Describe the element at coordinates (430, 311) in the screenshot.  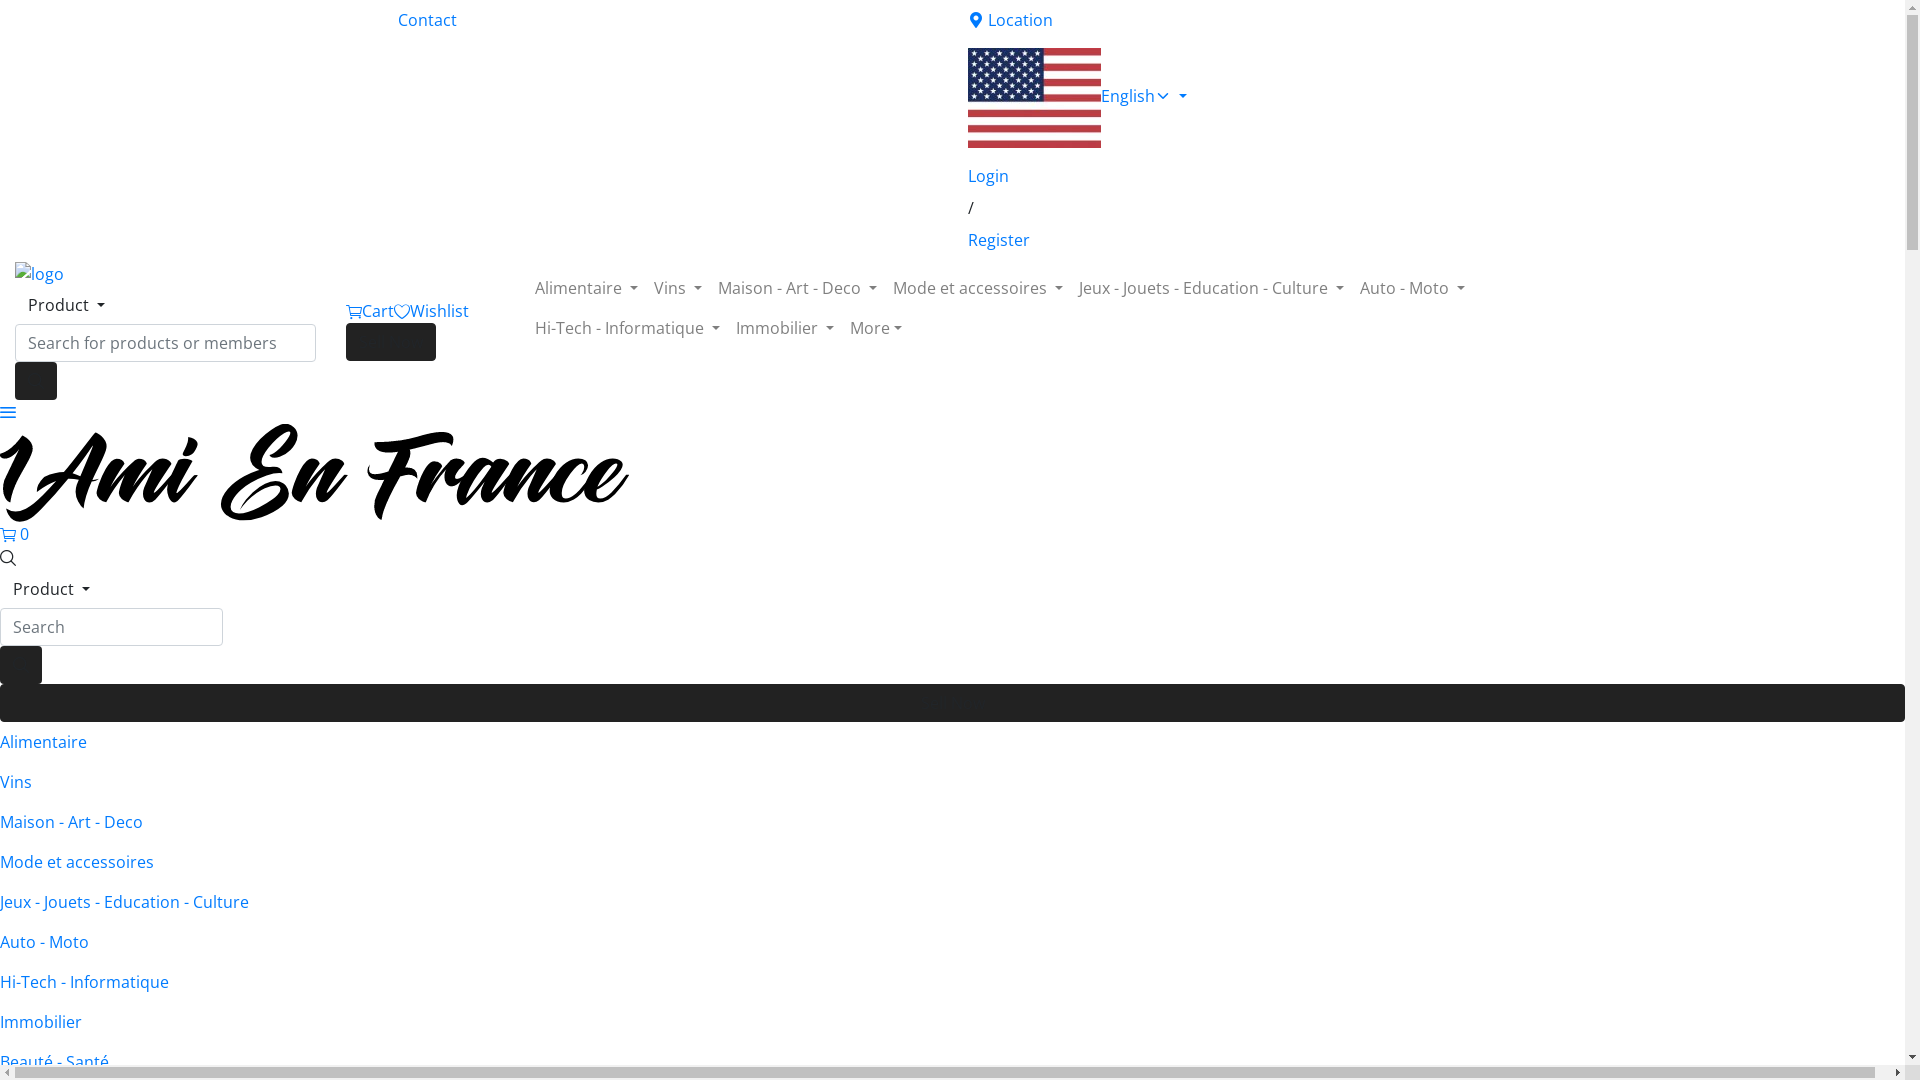
I see `'Wishlist'` at that location.